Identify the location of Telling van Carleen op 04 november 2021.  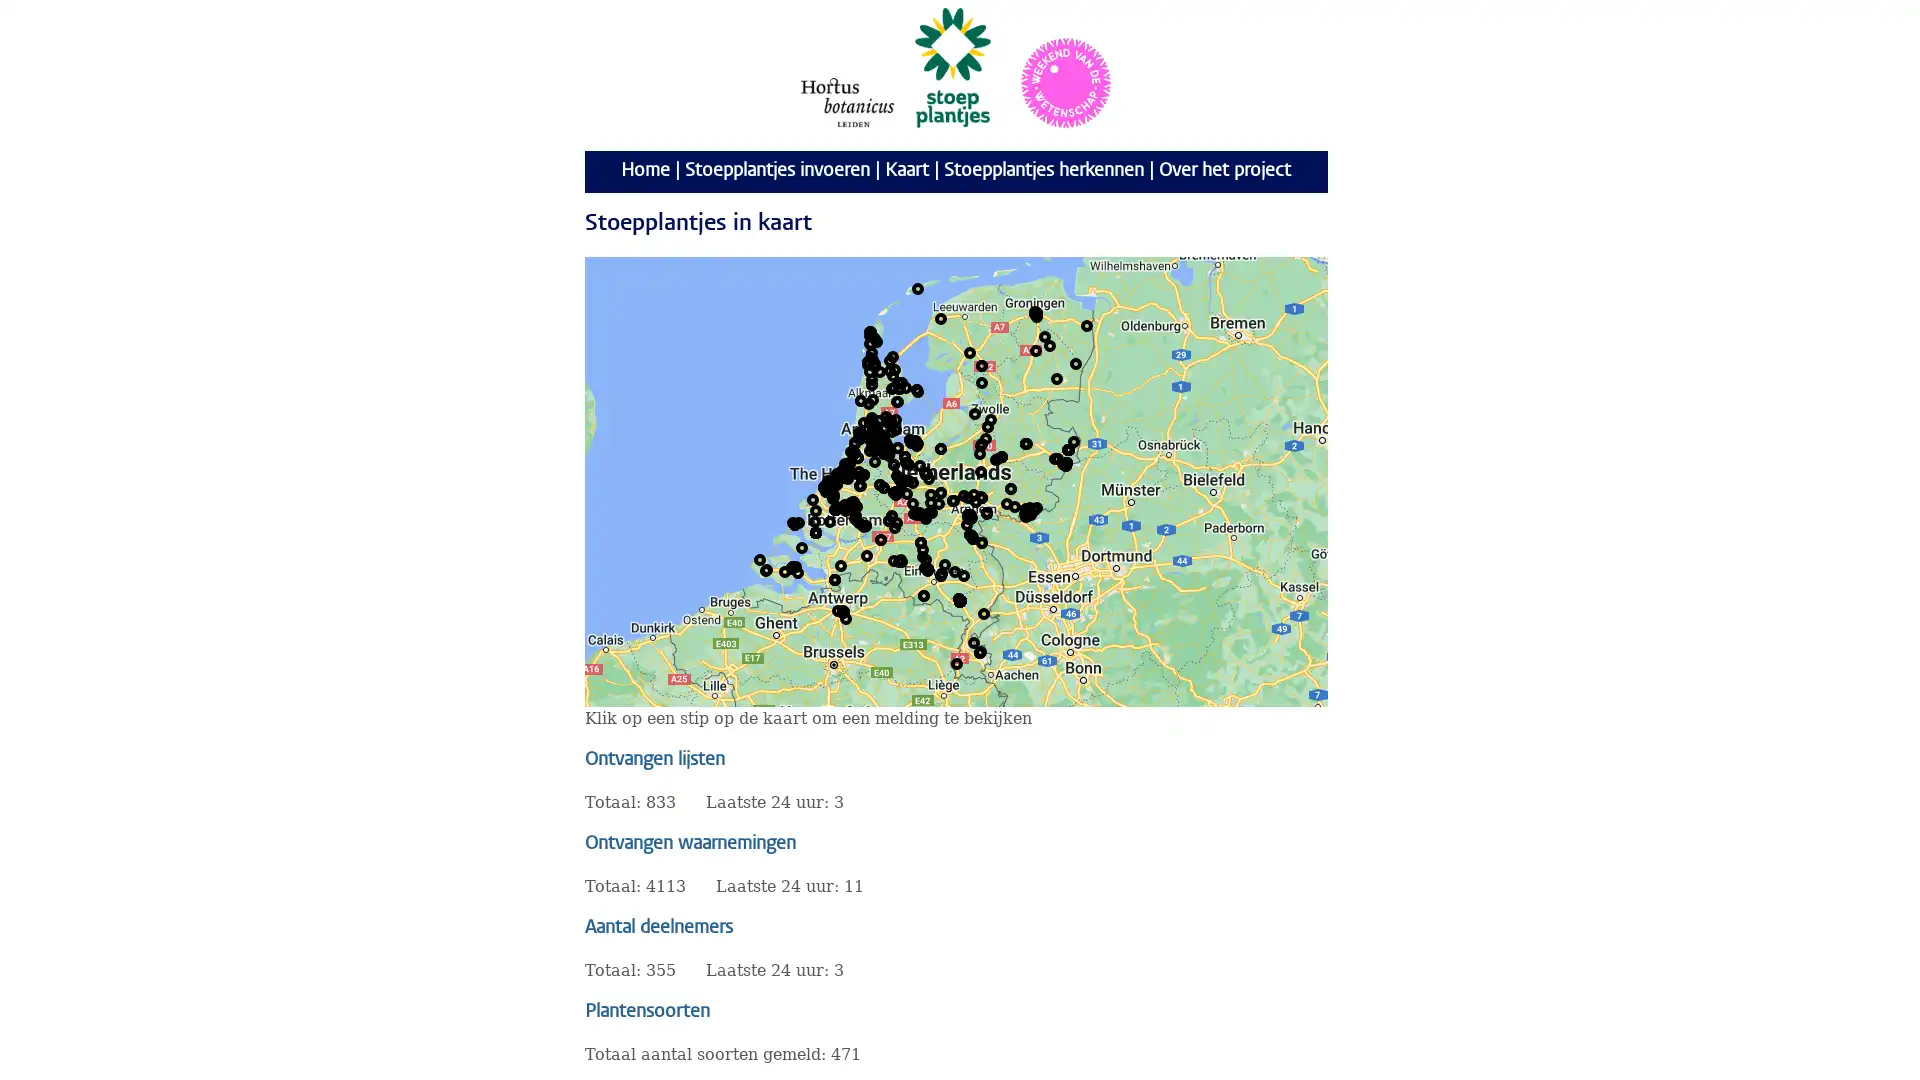
(1035, 311).